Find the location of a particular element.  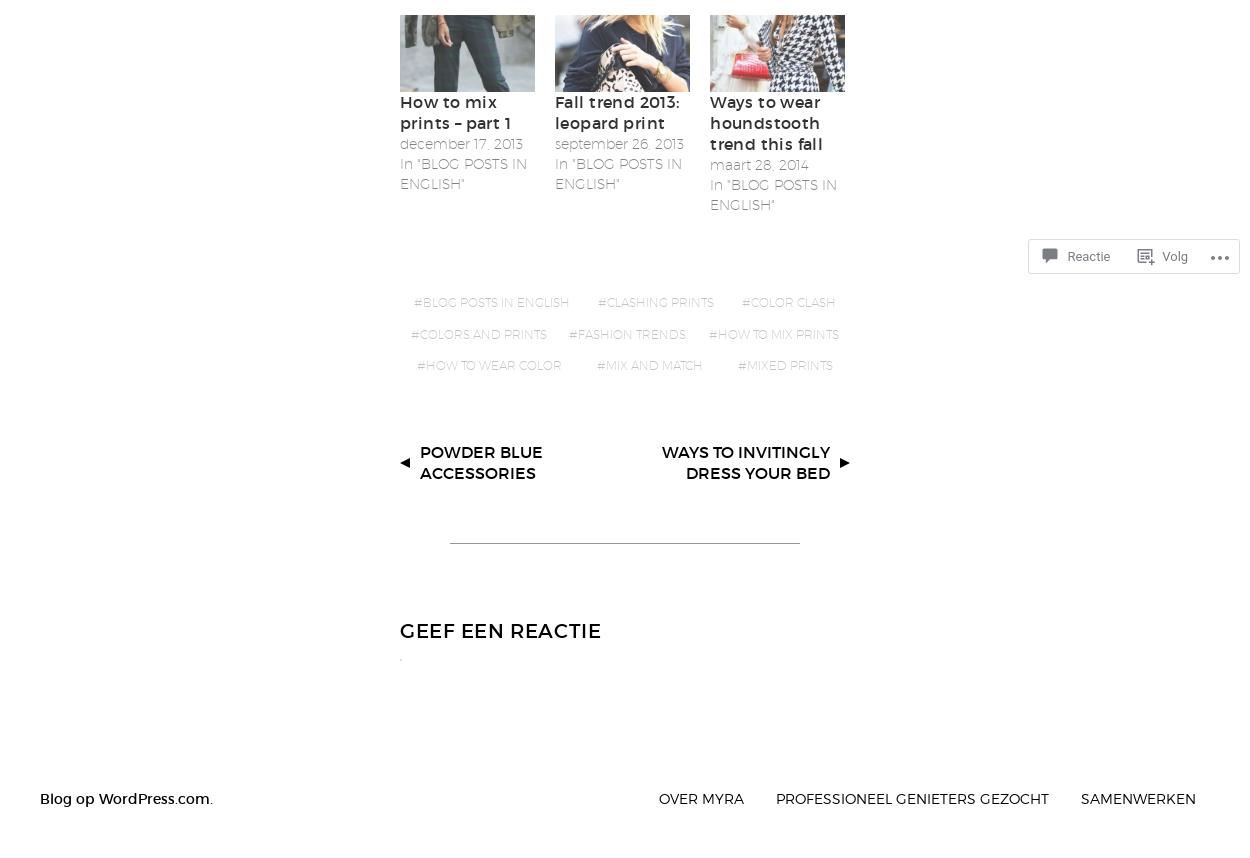

'Reactie' is located at coordinates (1087, 255).